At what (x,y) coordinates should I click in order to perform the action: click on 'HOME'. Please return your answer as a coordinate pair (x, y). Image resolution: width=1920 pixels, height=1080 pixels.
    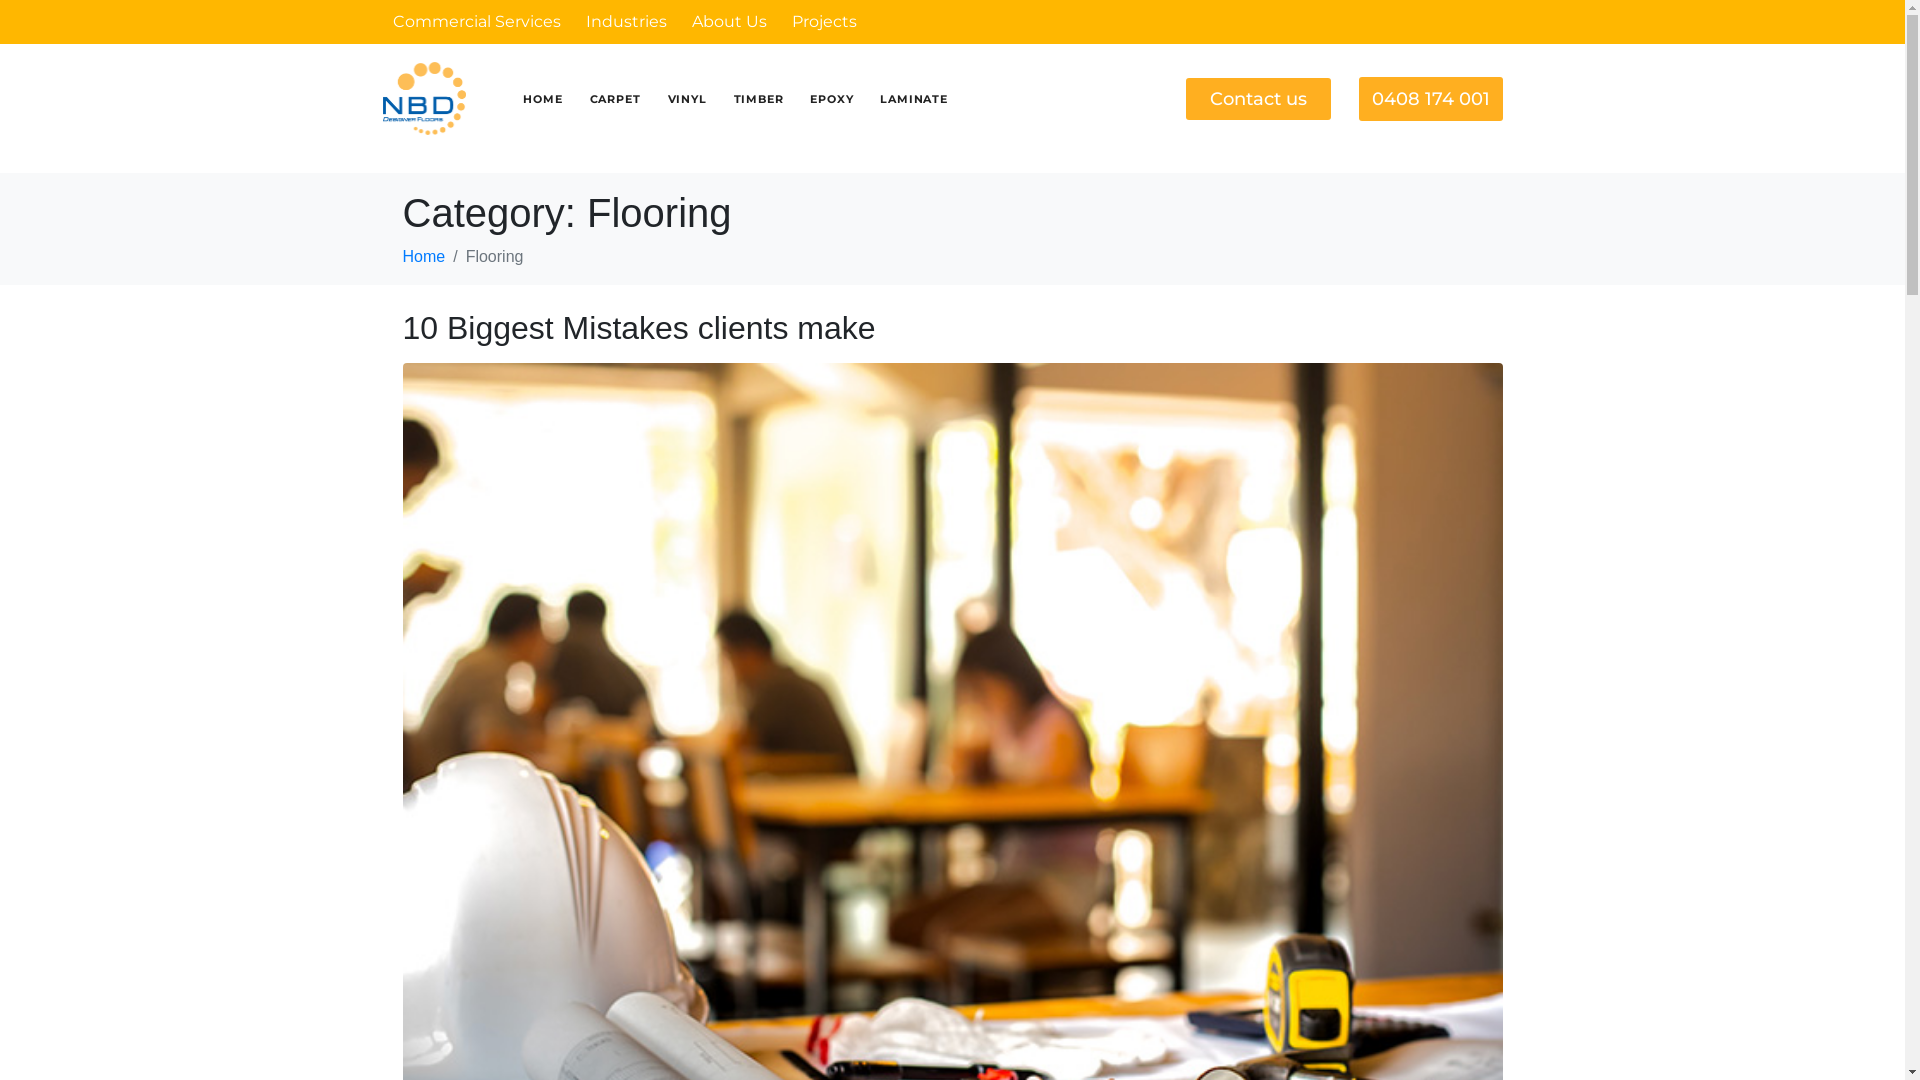
    Looking at the image, I should click on (542, 99).